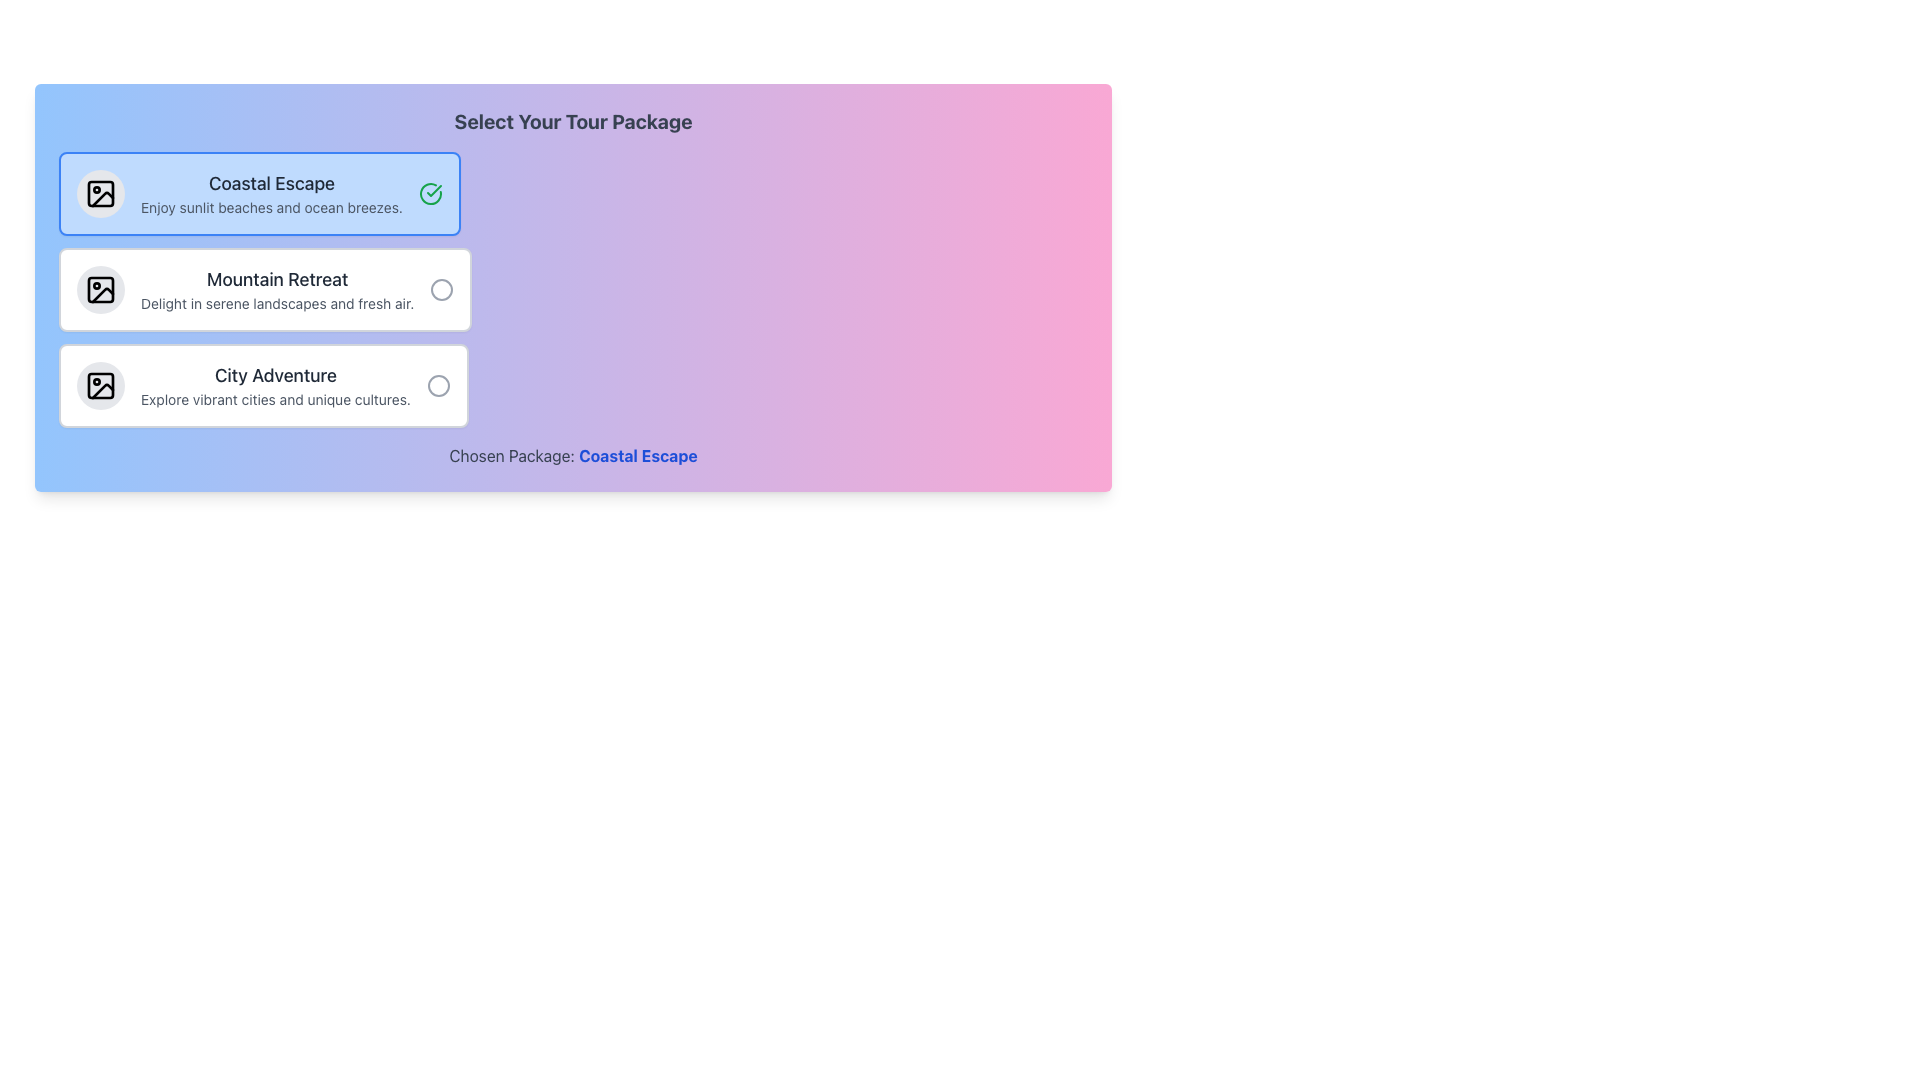 This screenshot has width=1920, height=1080. I want to click on the green checkmark SVG icon located at the far-right of the 'Coastal Escape' card, the first card in the top row of three horizontally aligned cards, so click(429, 193).